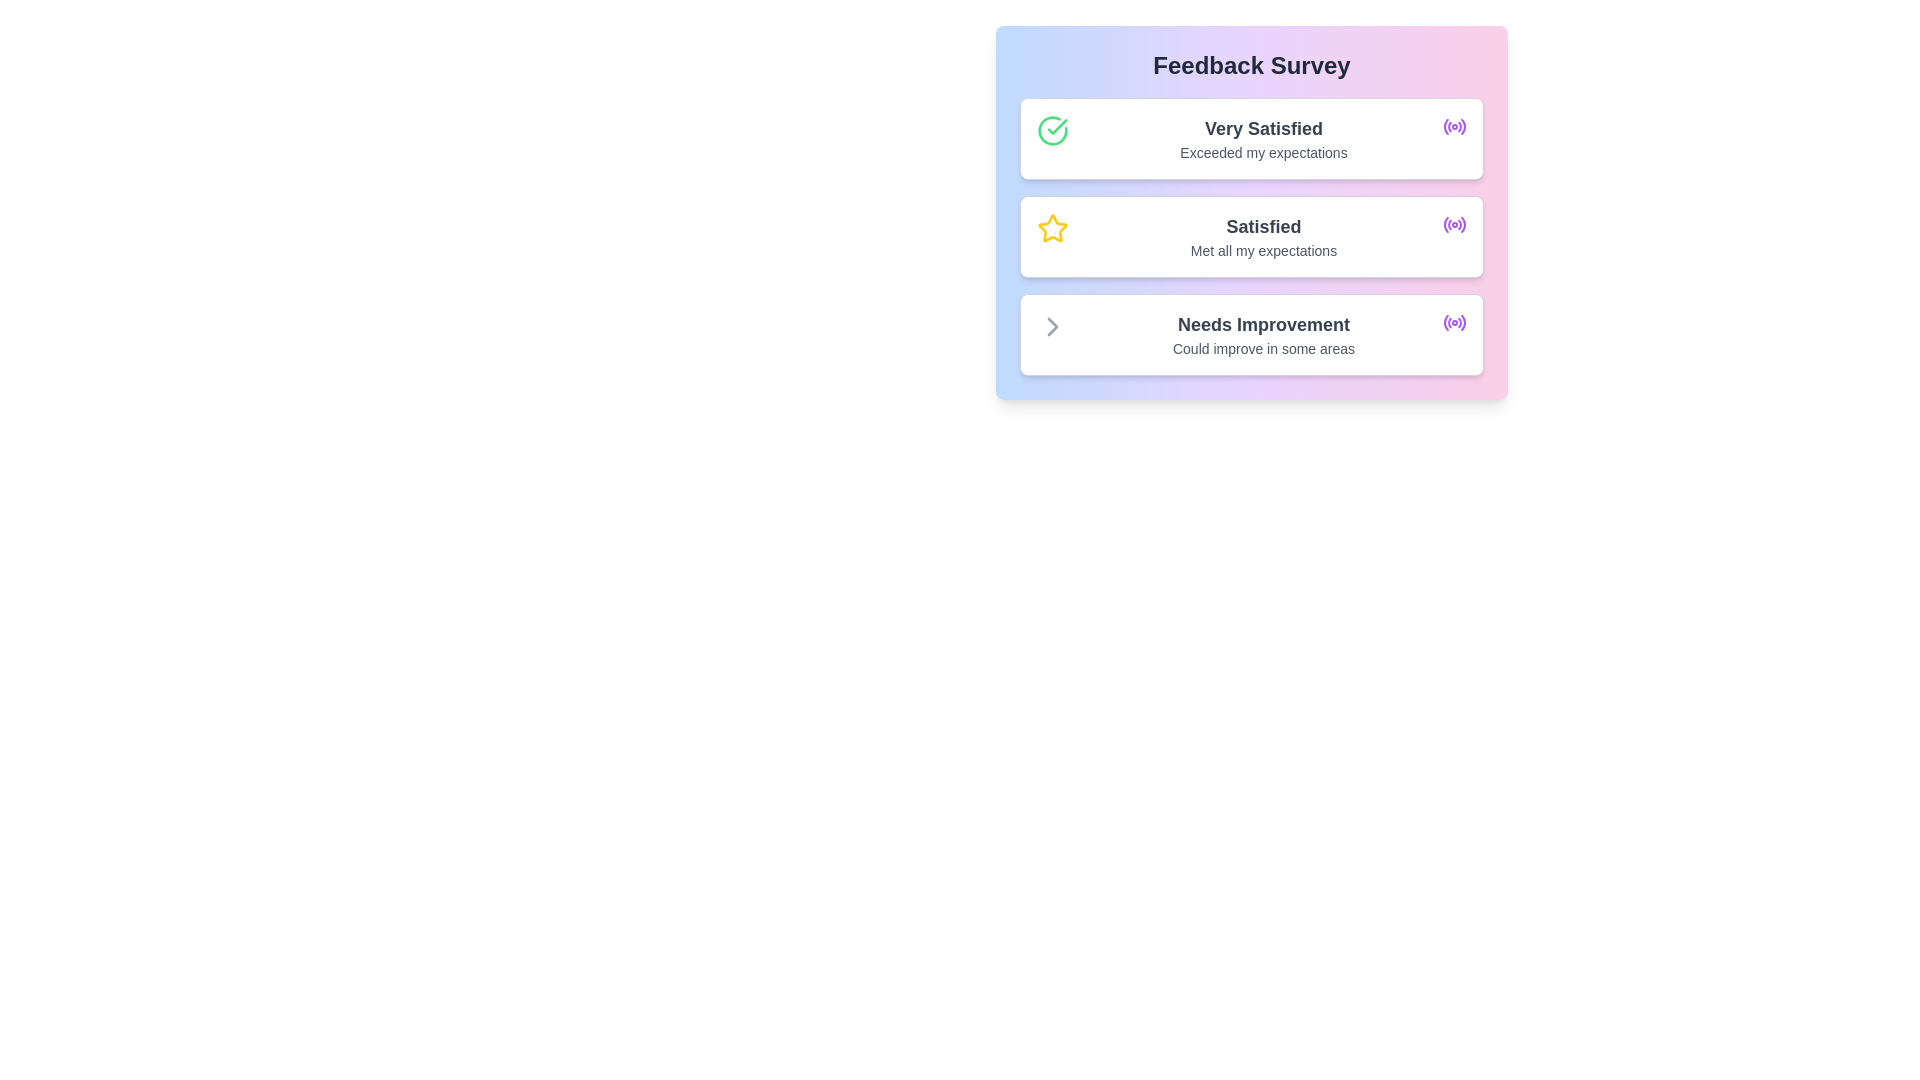 Image resolution: width=1920 pixels, height=1080 pixels. What do you see at coordinates (1051, 227) in the screenshot?
I see `the star icon representing the 'Satisfied' feedback option located to the left of the text 'Satisfied' in the survey card` at bounding box center [1051, 227].